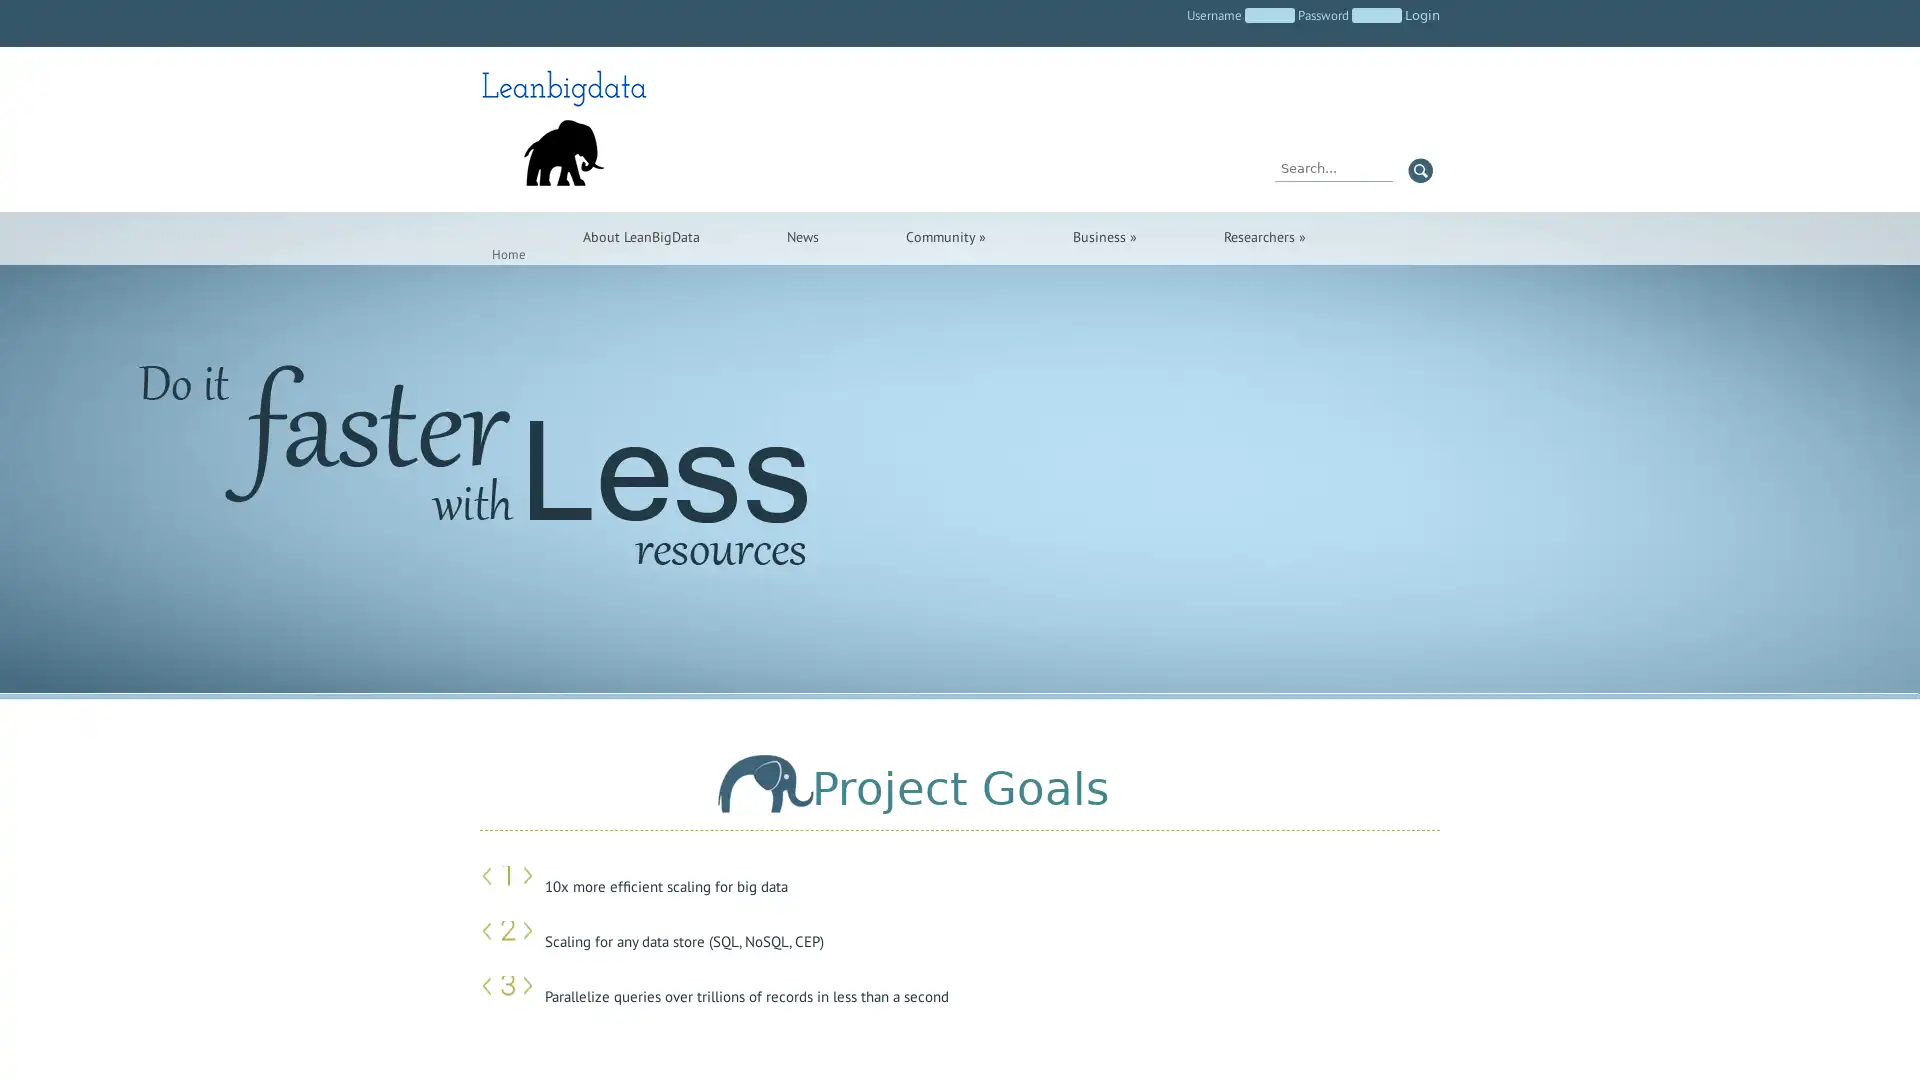 The width and height of the screenshot is (1920, 1080). What do you see at coordinates (1421, 15) in the screenshot?
I see `Login` at bounding box center [1421, 15].